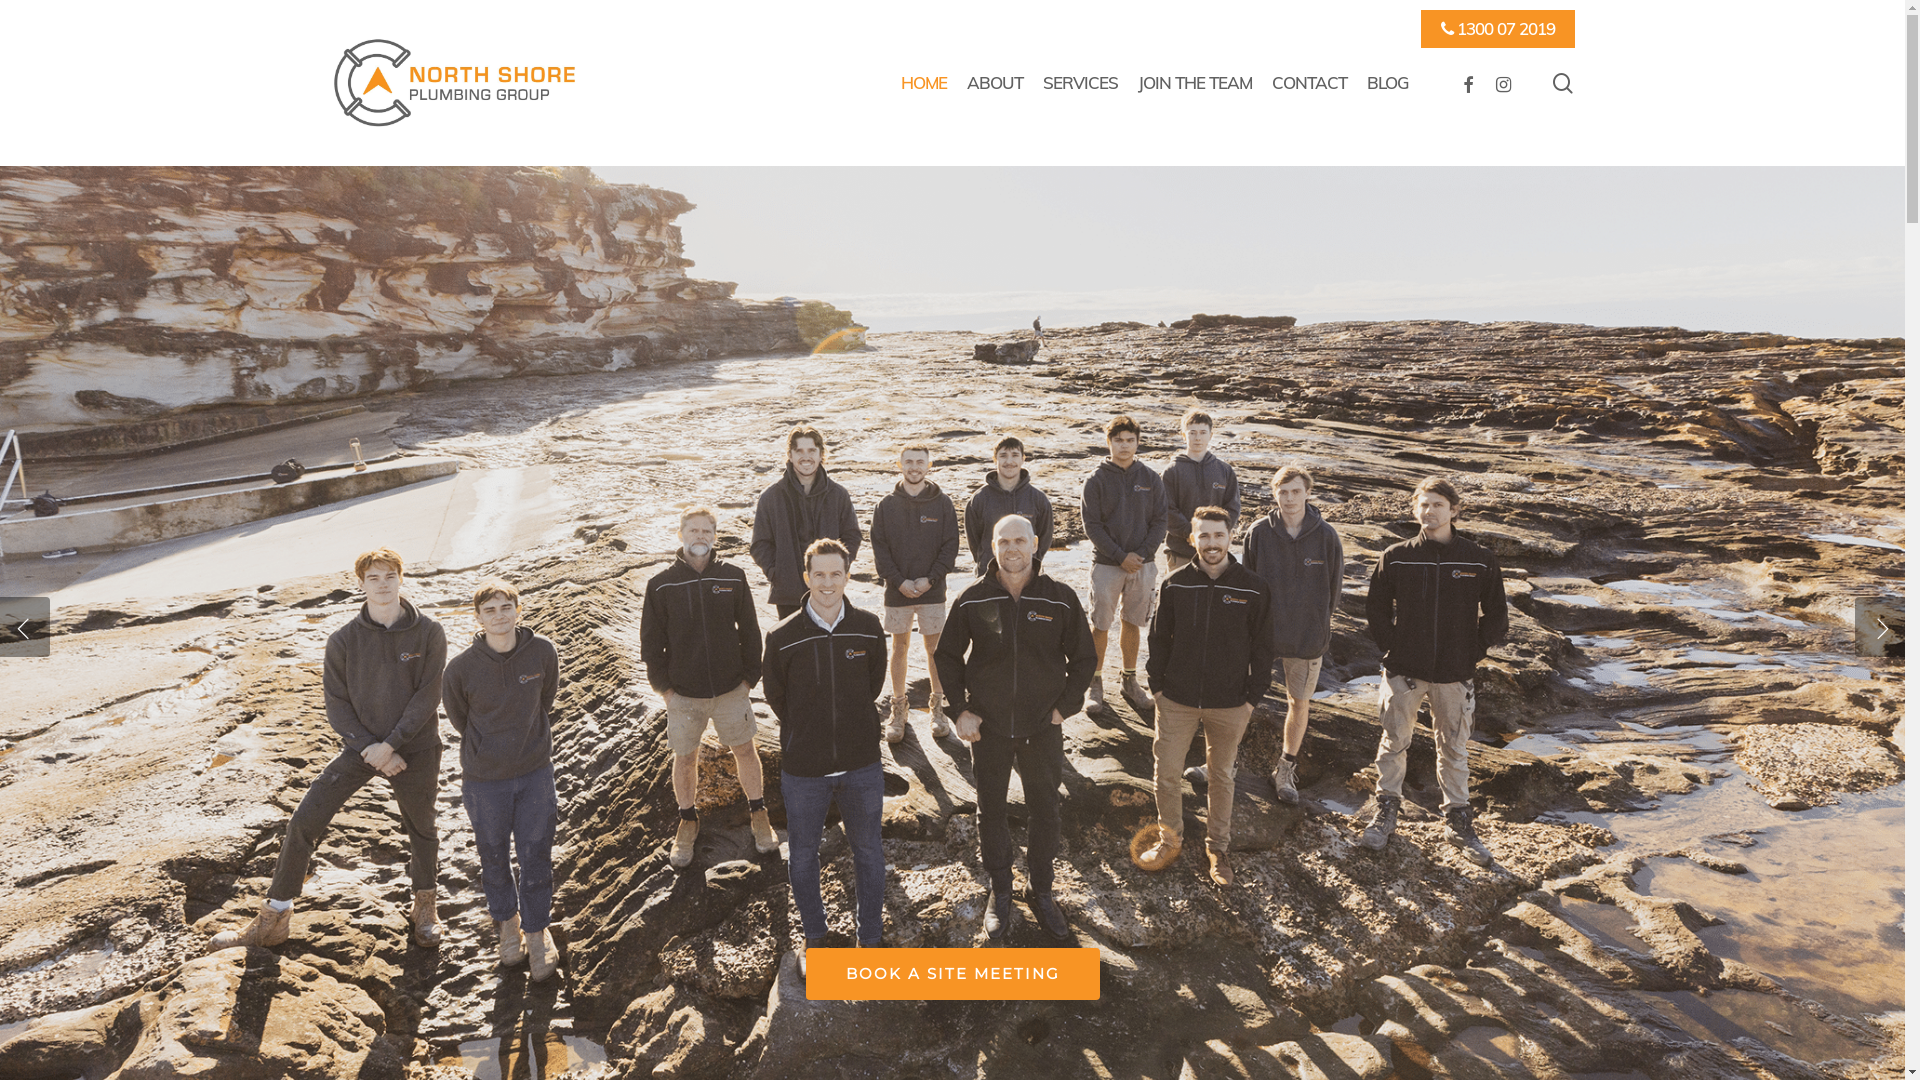 Image resolution: width=1920 pixels, height=1080 pixels. I want to click on 'ABOUT', so click(994, 82).